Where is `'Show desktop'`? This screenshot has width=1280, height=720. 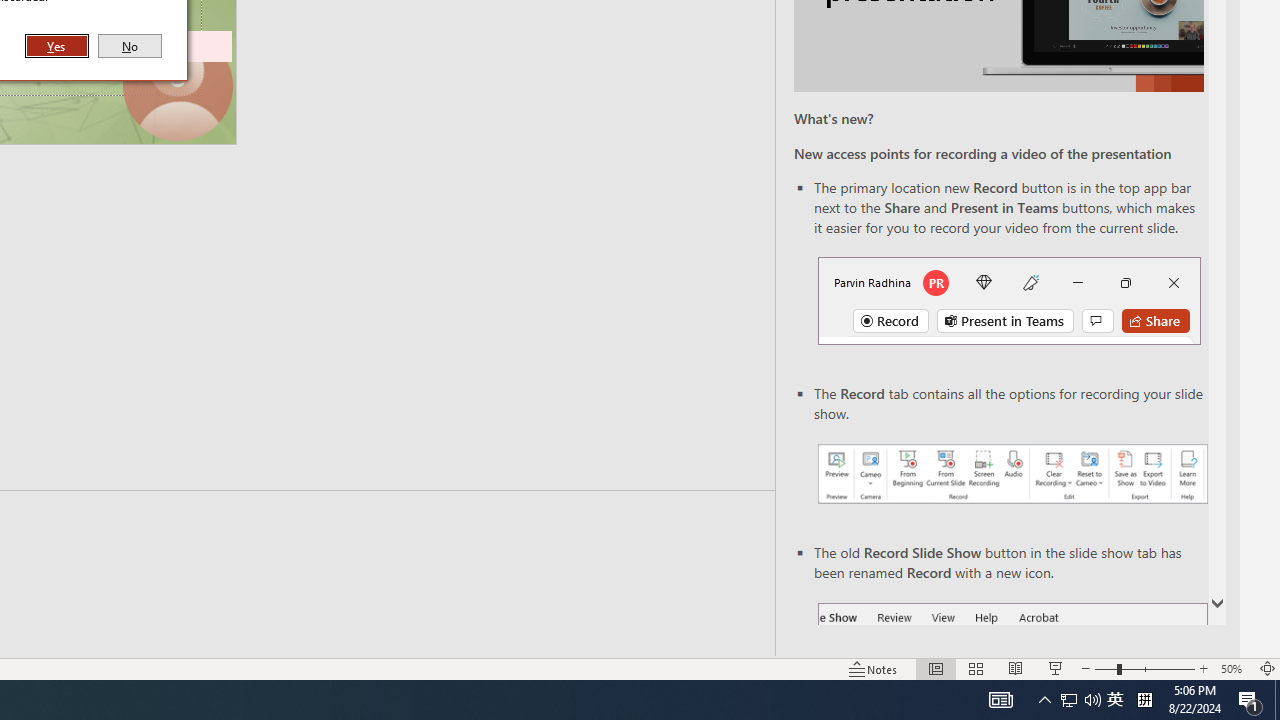 'Show desktop' is located at coordinates (1276, 698).